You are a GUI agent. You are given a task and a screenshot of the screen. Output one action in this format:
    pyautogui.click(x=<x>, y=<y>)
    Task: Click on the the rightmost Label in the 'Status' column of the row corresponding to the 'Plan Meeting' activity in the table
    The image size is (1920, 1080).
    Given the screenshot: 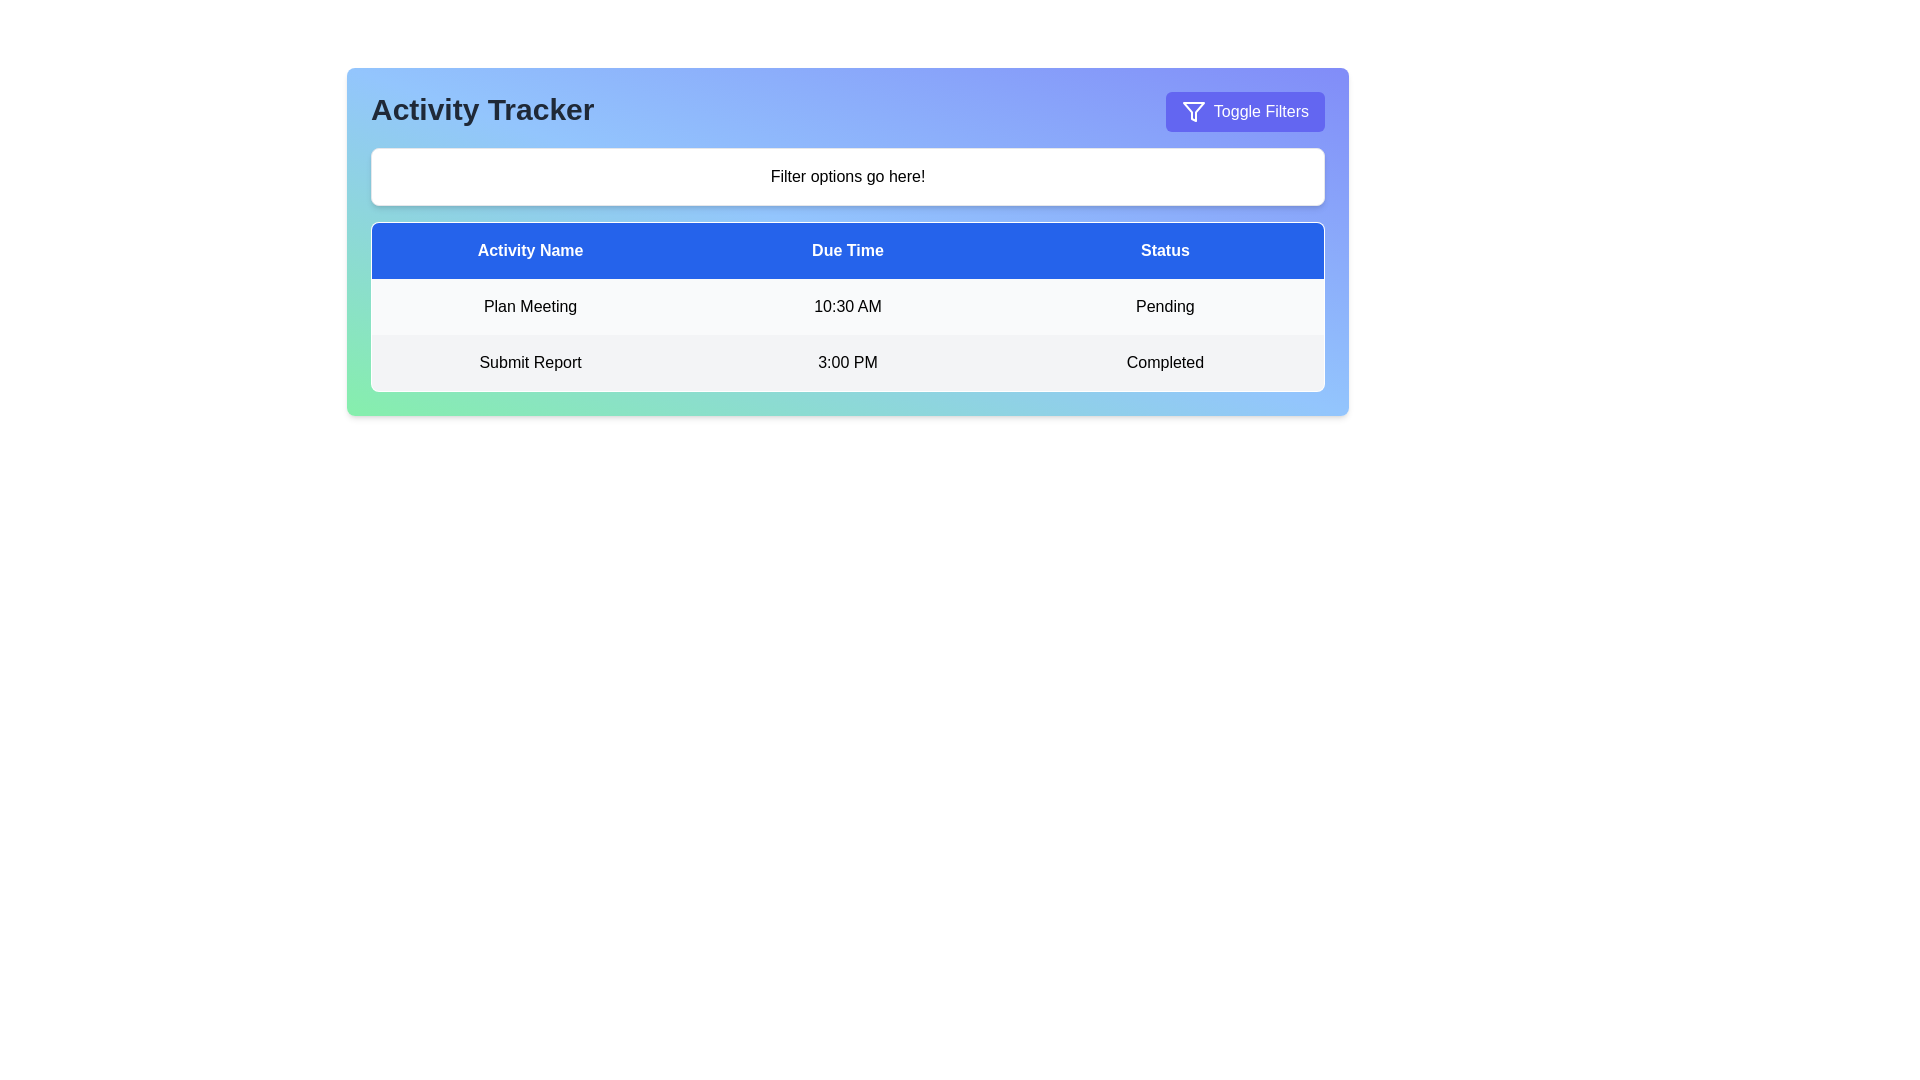 What is the action you would take?
    pyautogui.click(x=1165, y=307)
    